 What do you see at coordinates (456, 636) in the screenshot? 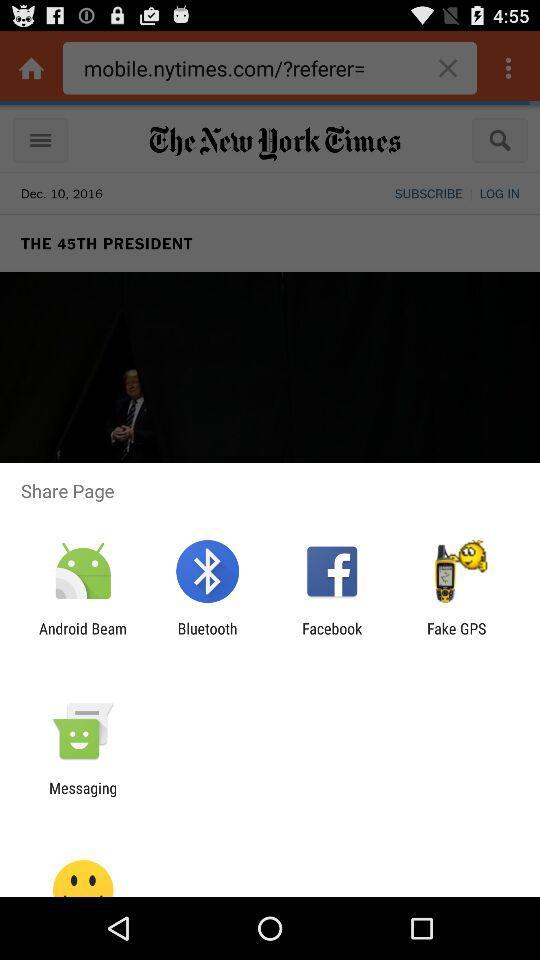
I see `the app next to facebook` at bounding box center [456, 636].